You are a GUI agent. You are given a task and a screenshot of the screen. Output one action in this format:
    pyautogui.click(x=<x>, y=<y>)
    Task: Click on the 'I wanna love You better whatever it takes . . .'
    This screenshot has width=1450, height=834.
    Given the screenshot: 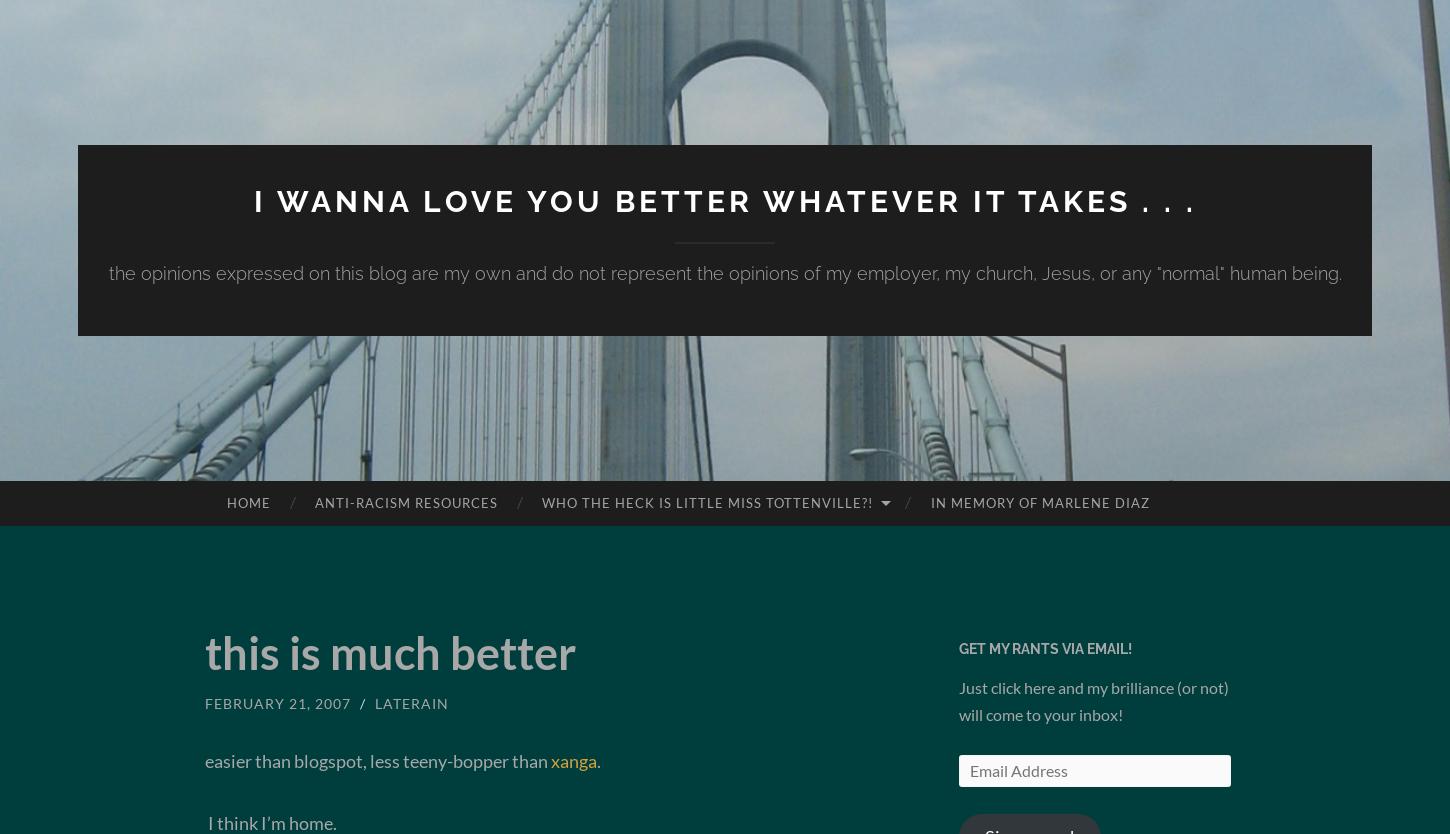 What is the action you would take?
    pyautogui.click(x=253, y=200)
    